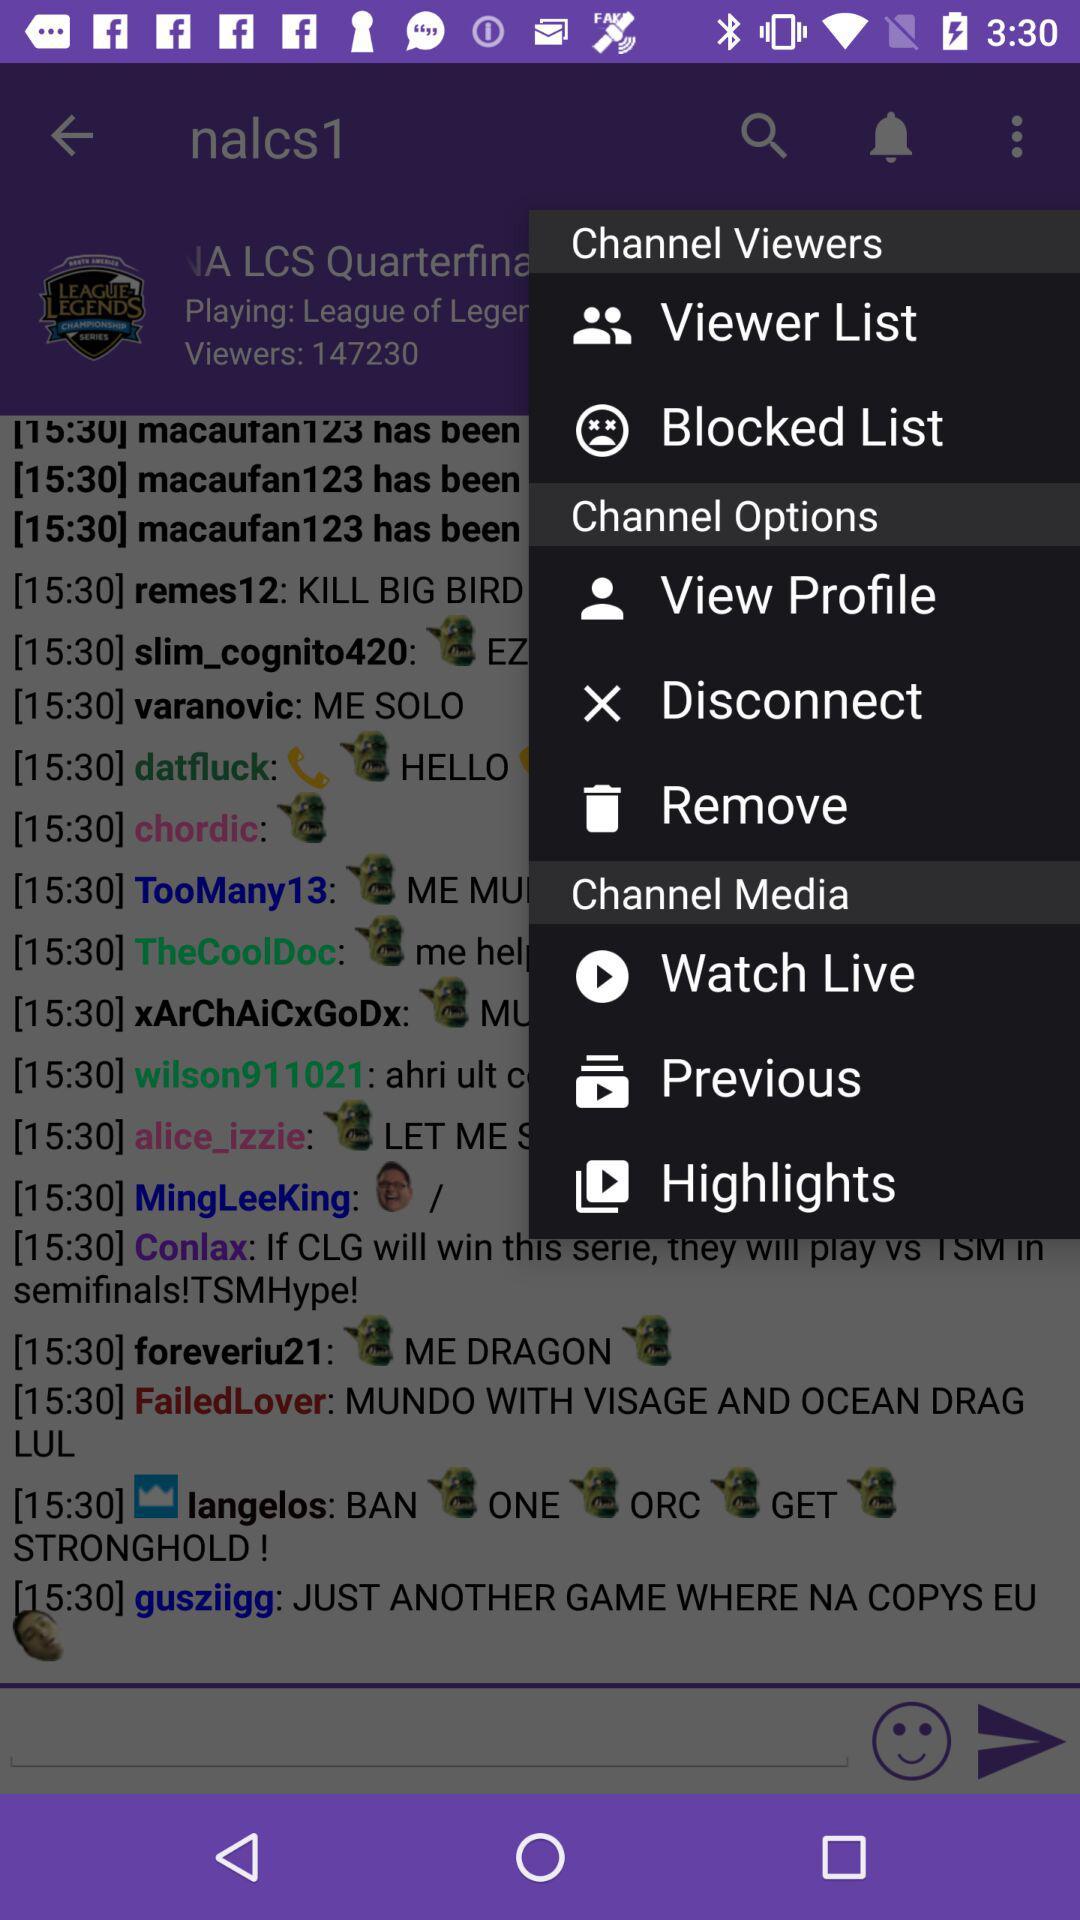  What do you see at coordinates (1022, 1740) in the screenshot?
I see `the send icon` at bounding box center [1022, 1740].